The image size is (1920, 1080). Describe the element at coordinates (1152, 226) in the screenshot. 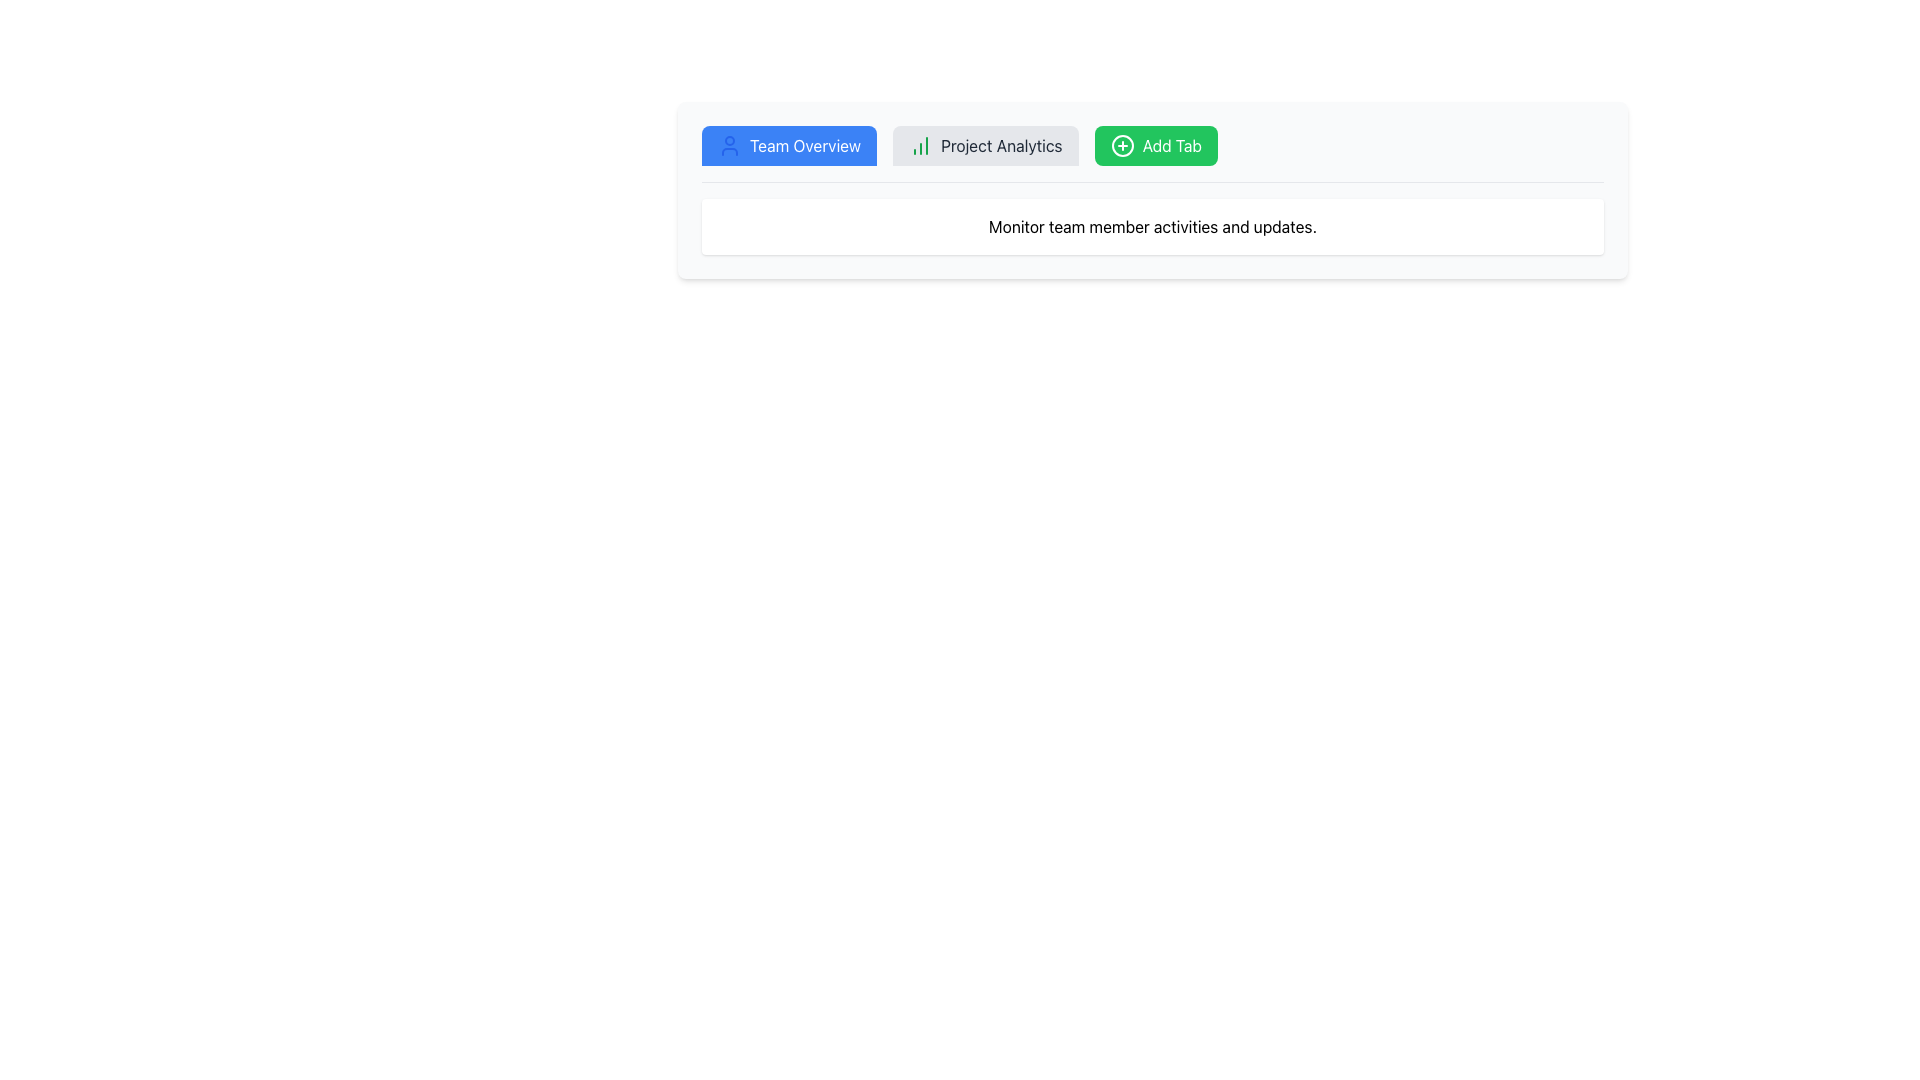

I see `text phrase 'Monitor team member activities and updates.' displayed within the white card-like text block located centrally below the interactive tabs` at that location.